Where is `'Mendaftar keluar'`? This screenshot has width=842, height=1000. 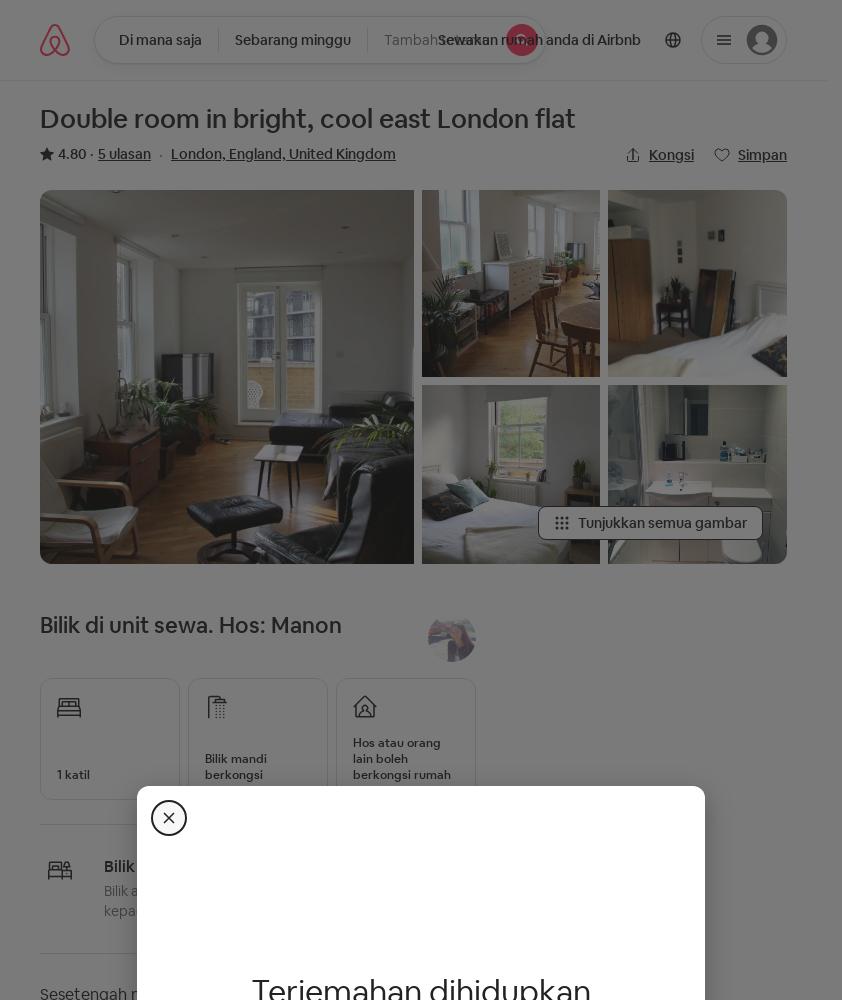
'Mendaftar keluar' is located at coordinates (247, 50).